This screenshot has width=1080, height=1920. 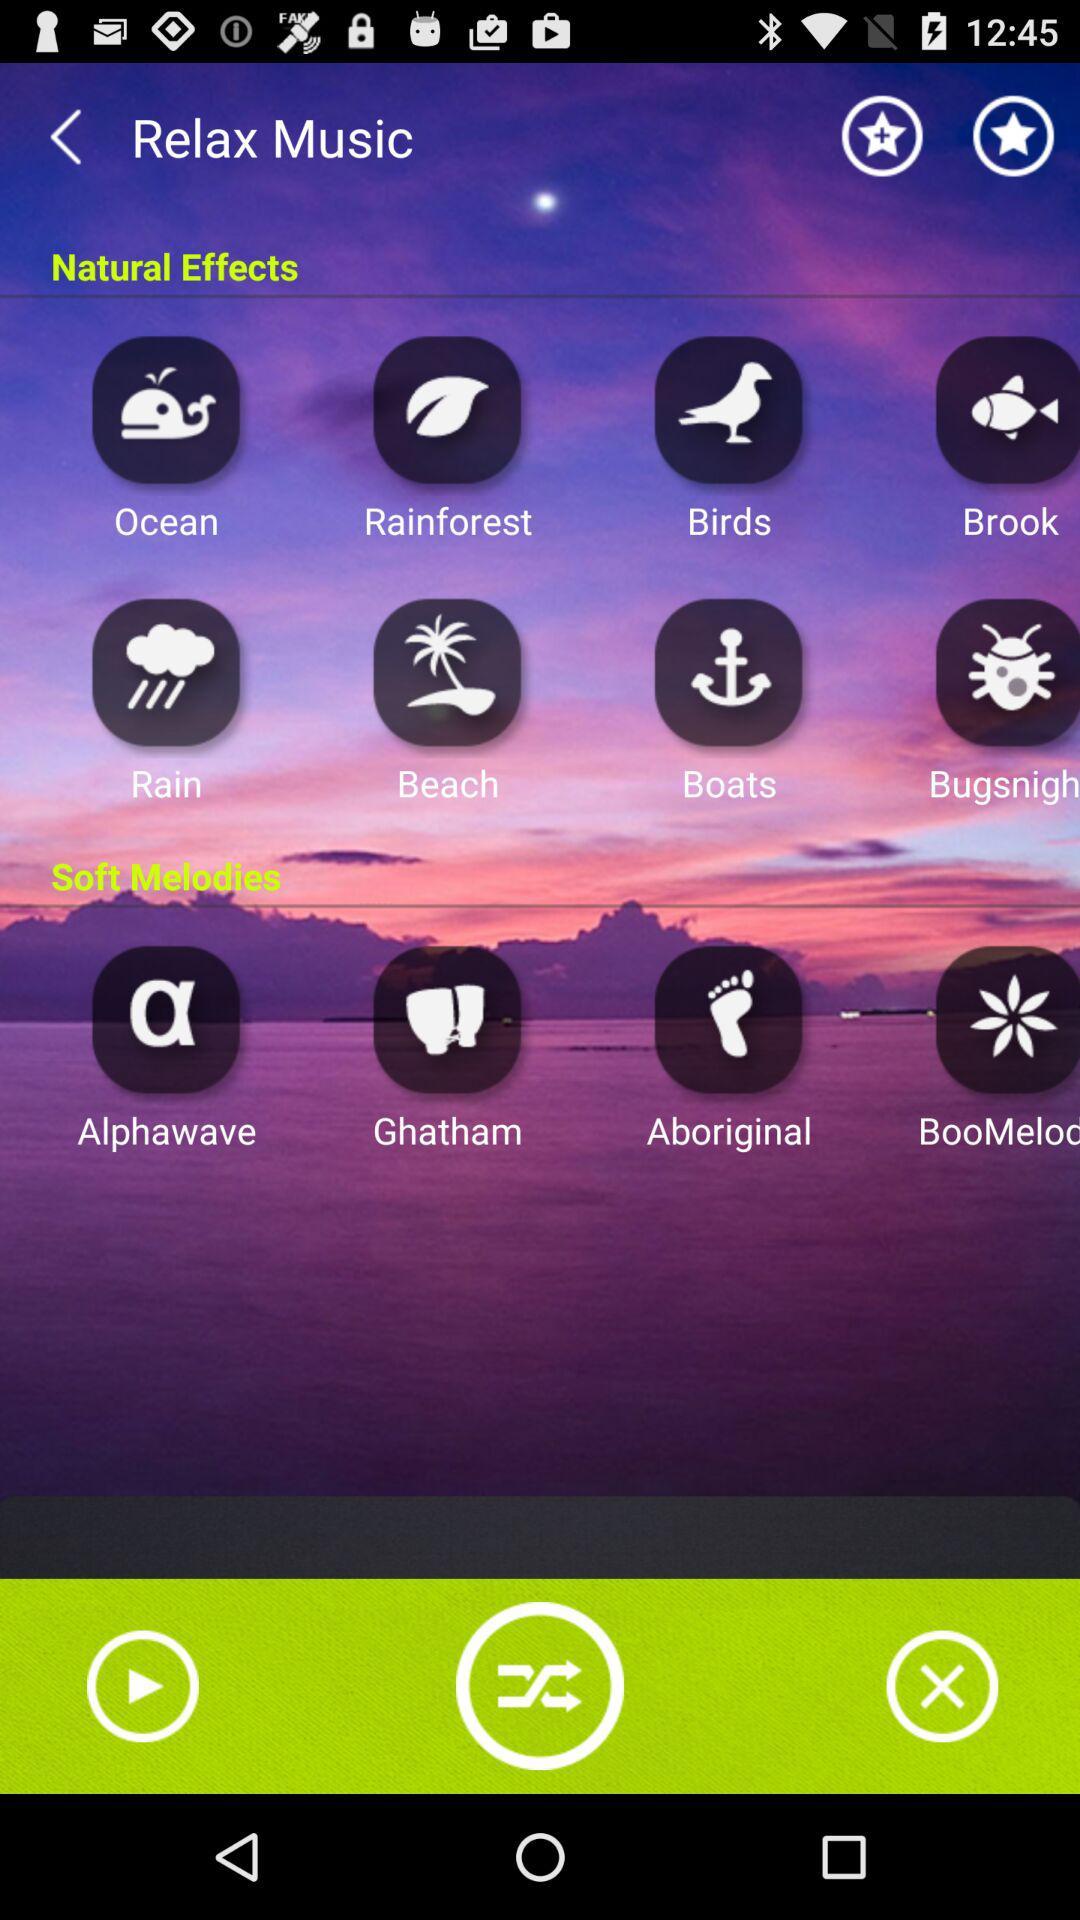 What do you see at coordinates (1002, 671) in the screenshot?
I see `bugsnight button` at bounding box center [1002, 671].